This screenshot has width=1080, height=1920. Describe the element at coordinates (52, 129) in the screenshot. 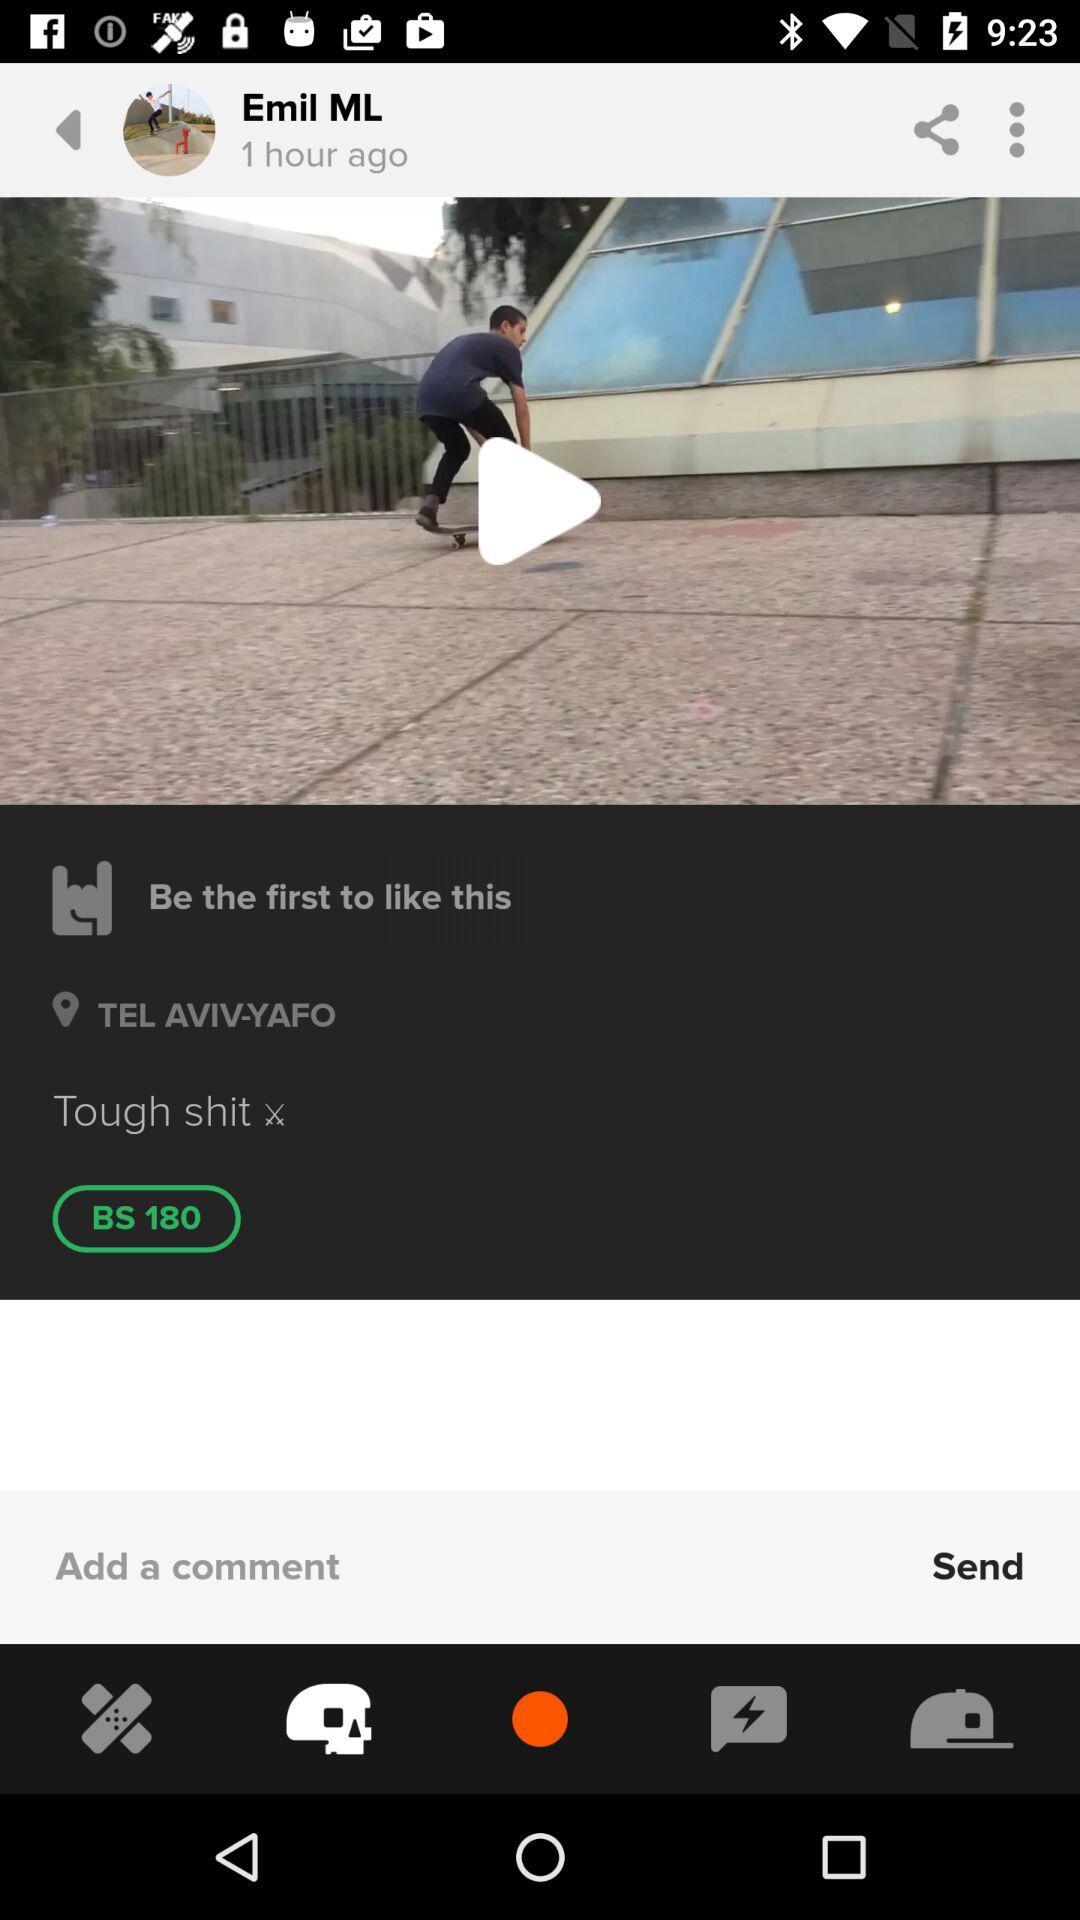

I see `the arrow_backward icon` at that location.